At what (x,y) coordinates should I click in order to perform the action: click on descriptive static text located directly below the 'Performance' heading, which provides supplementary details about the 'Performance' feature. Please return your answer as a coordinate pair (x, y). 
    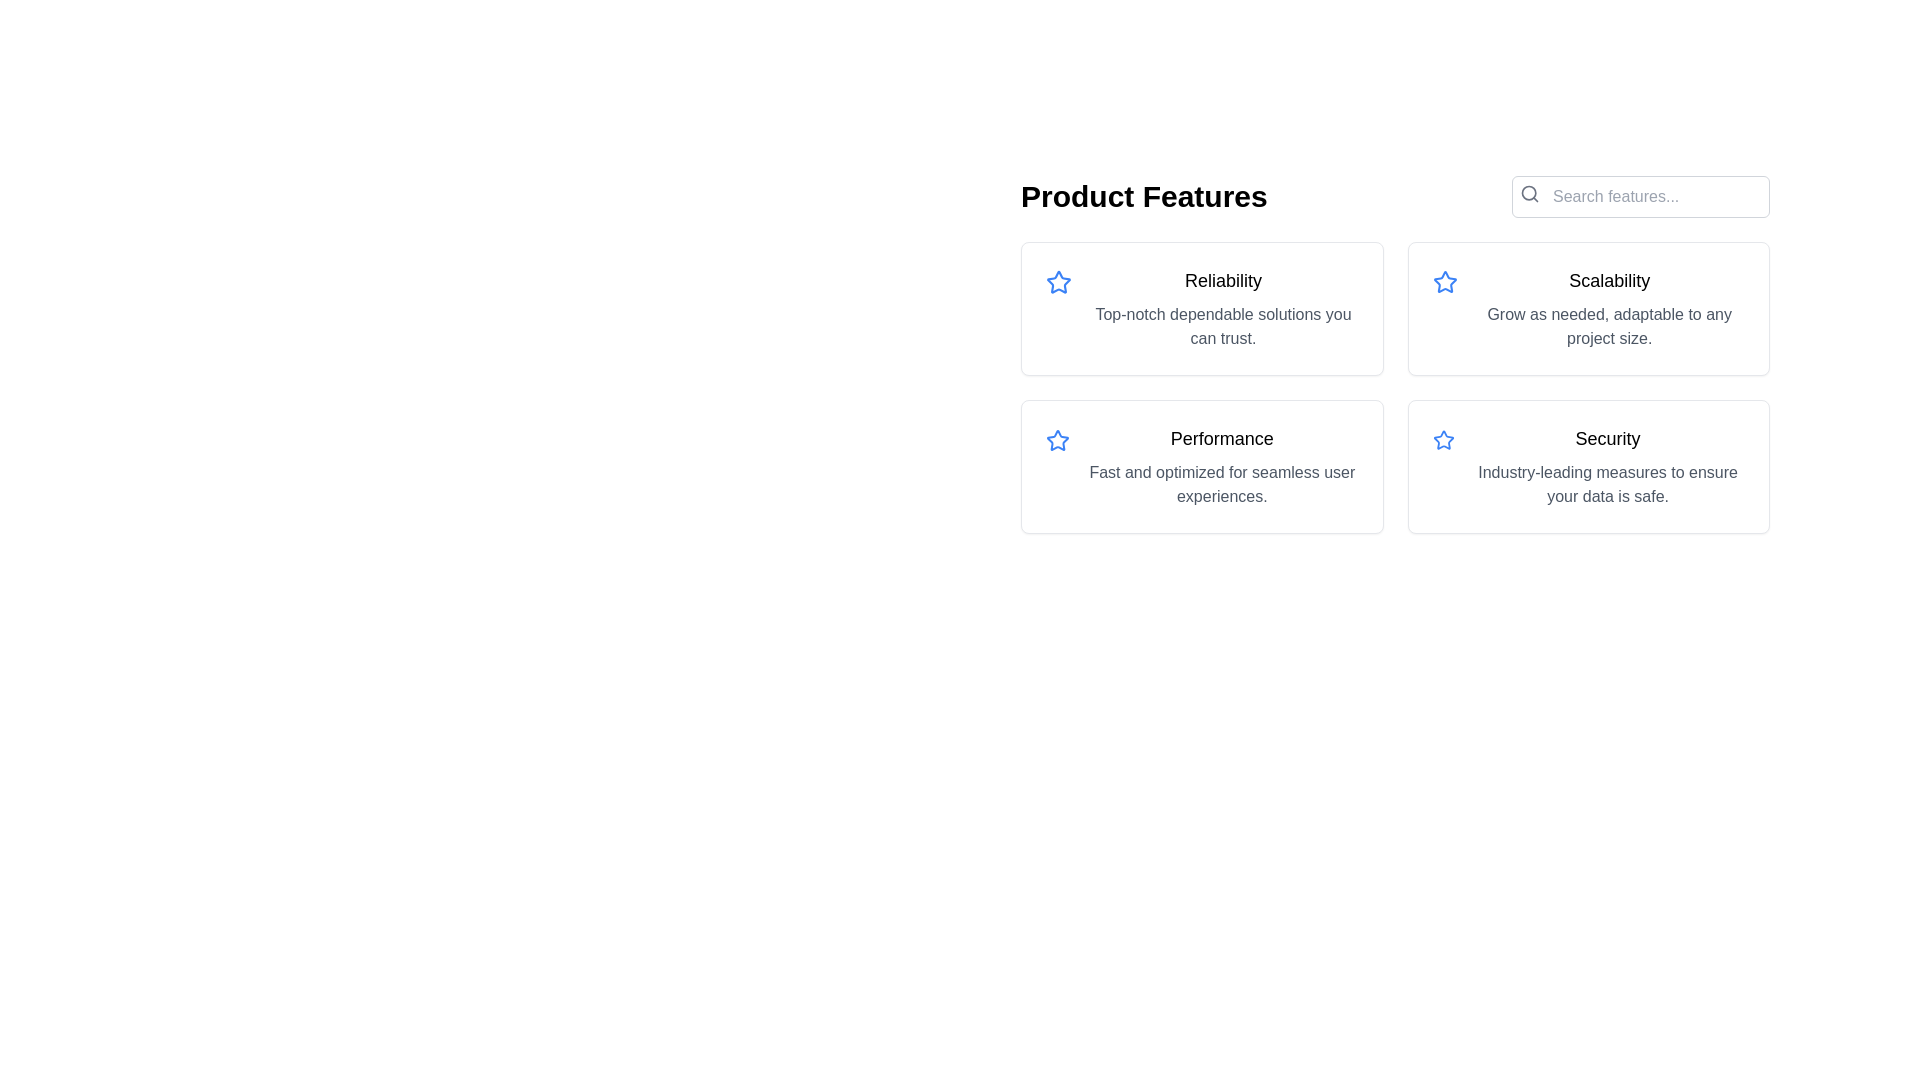
    Looking at the image, I should click on (1221, 485).